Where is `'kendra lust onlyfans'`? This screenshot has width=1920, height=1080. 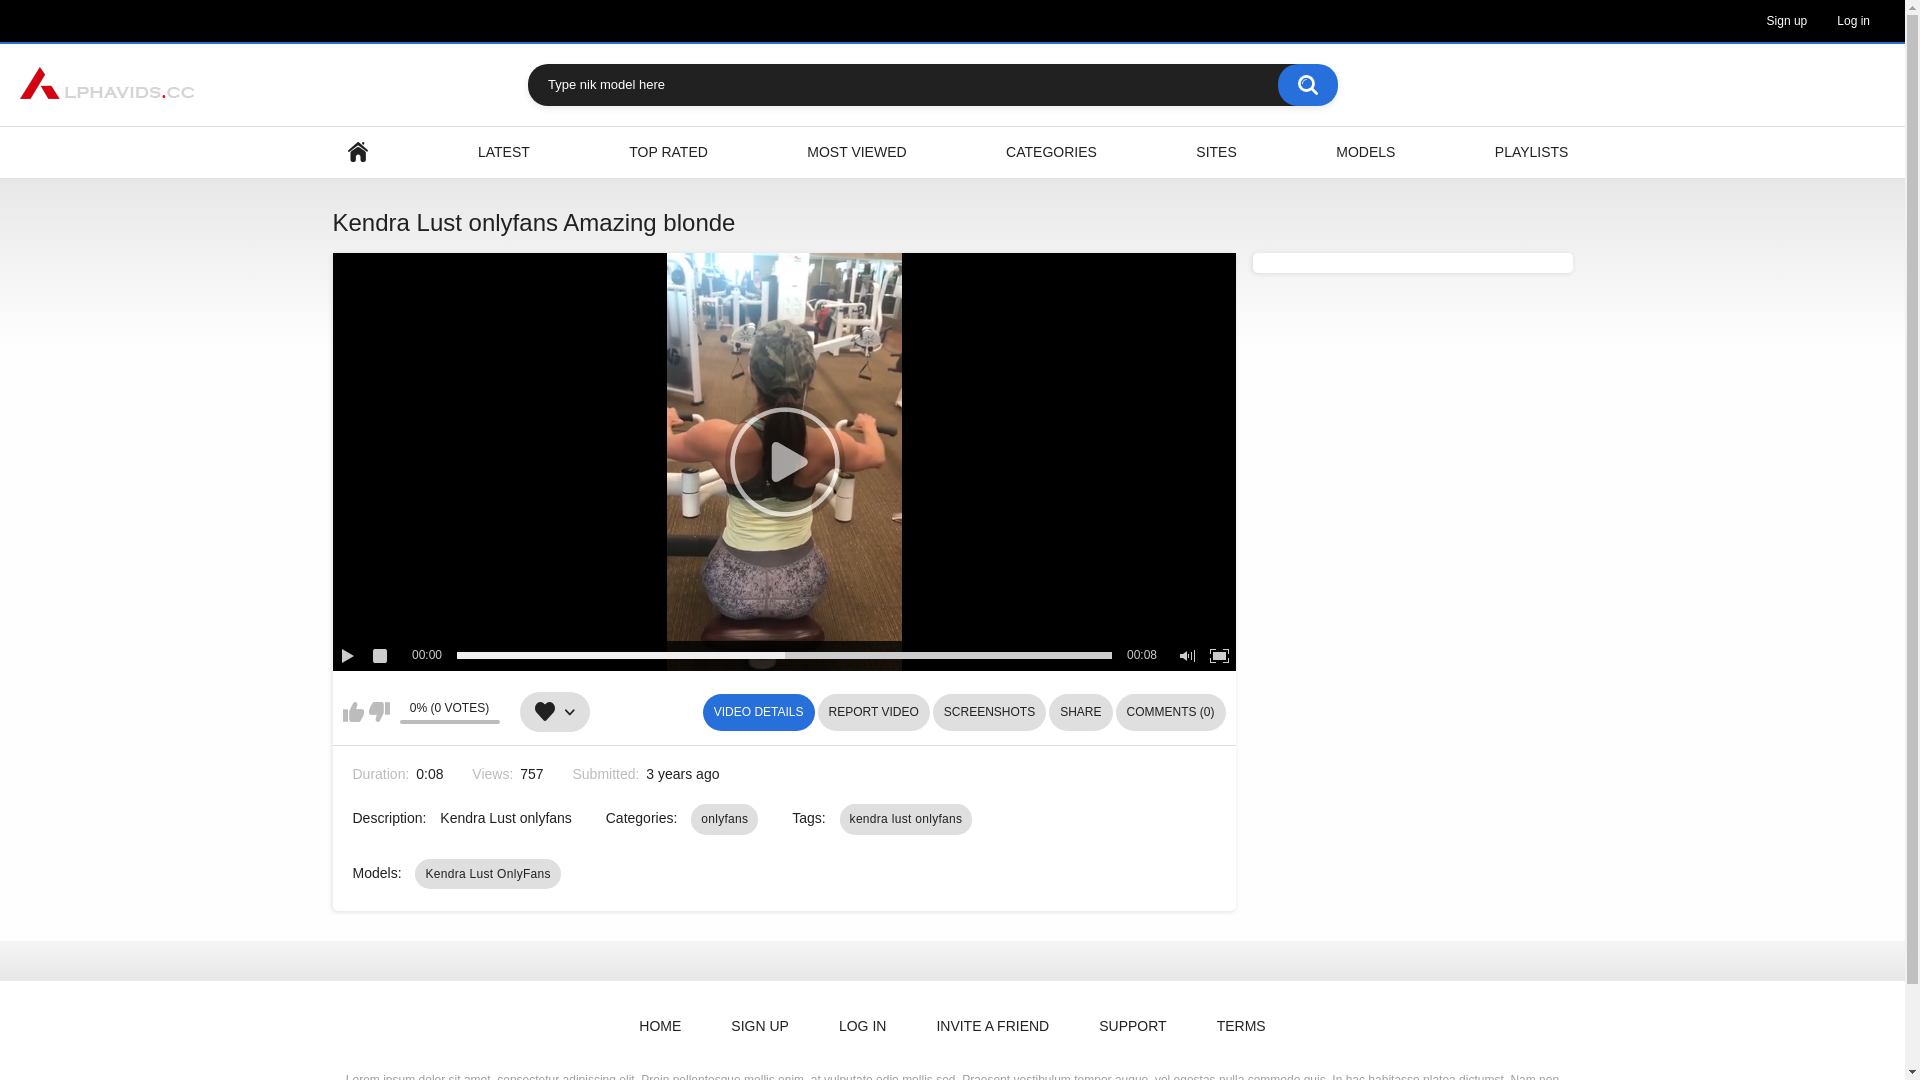 'kendra lust onlyfans' is located at coordinates (840, 818).